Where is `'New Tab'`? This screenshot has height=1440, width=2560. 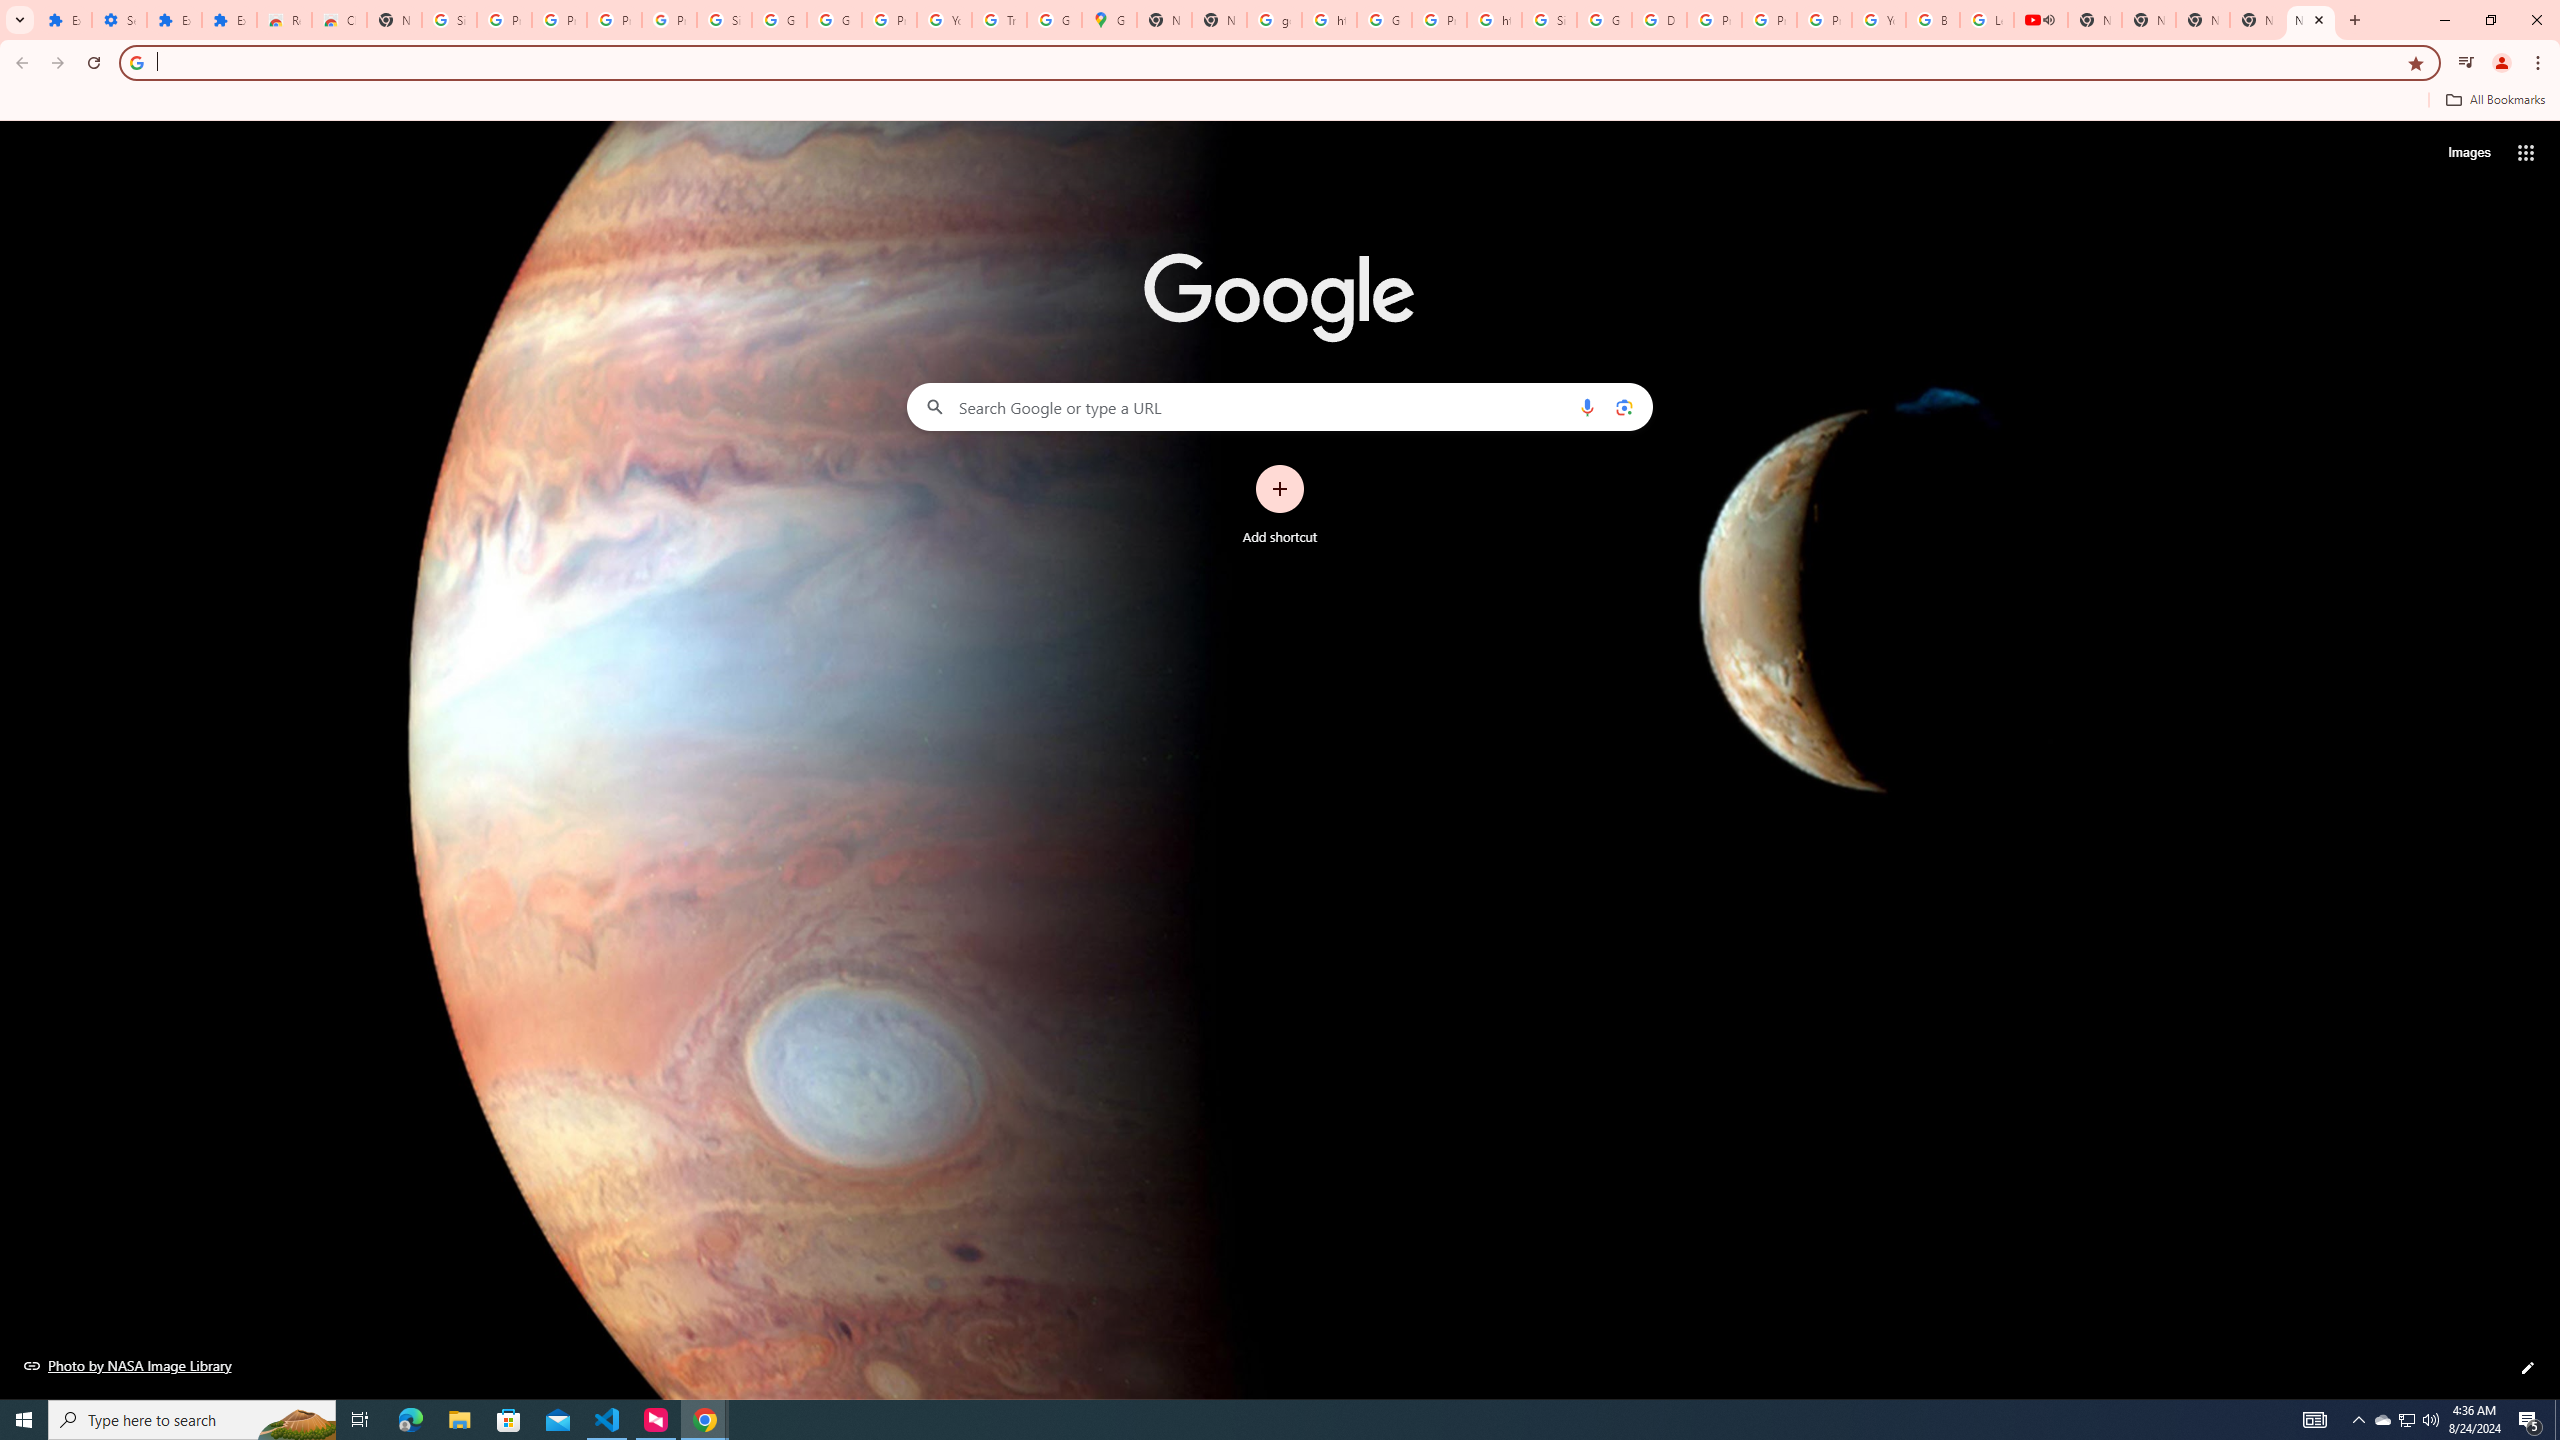 'New Tab' is located at coordinates (2311, 19).